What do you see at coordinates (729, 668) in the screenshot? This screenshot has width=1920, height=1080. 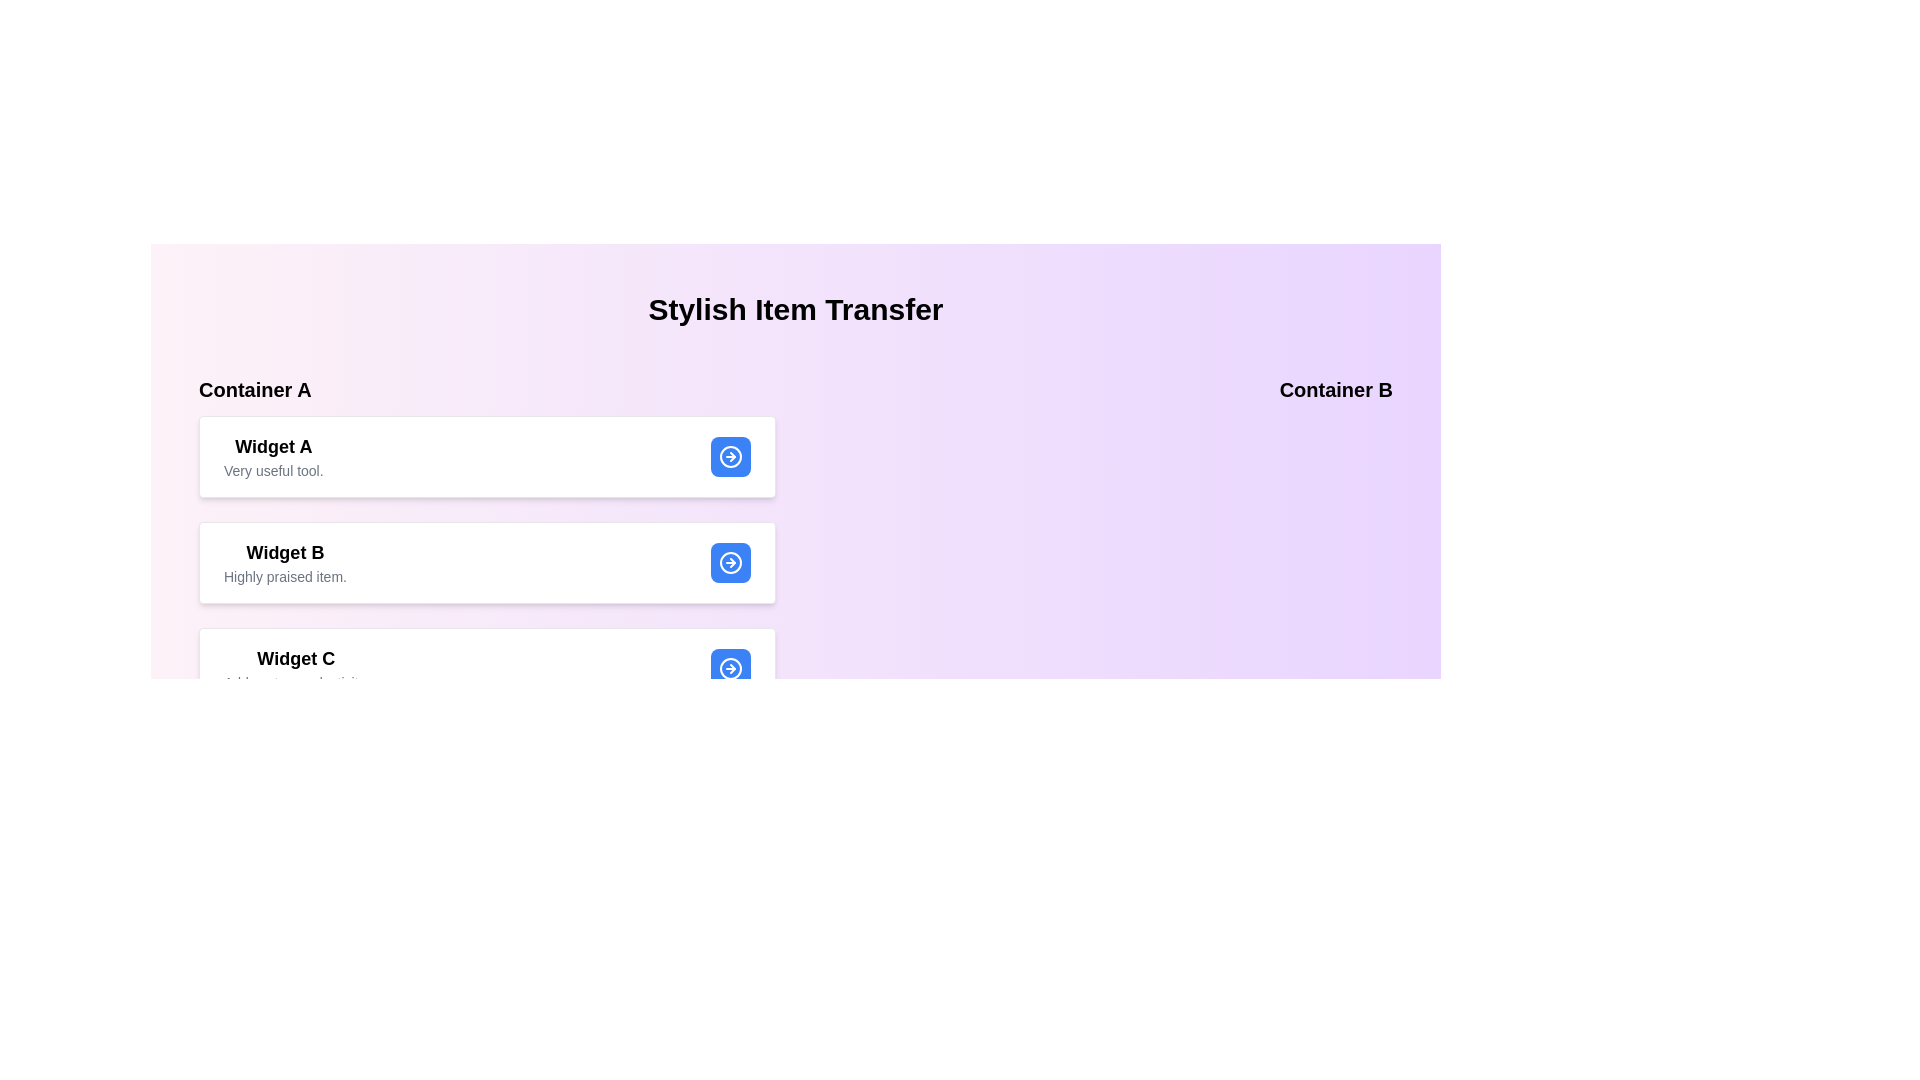 I see `transfer button for Widget C in Container A to move it to Container B` at bounding box center [729, 668].